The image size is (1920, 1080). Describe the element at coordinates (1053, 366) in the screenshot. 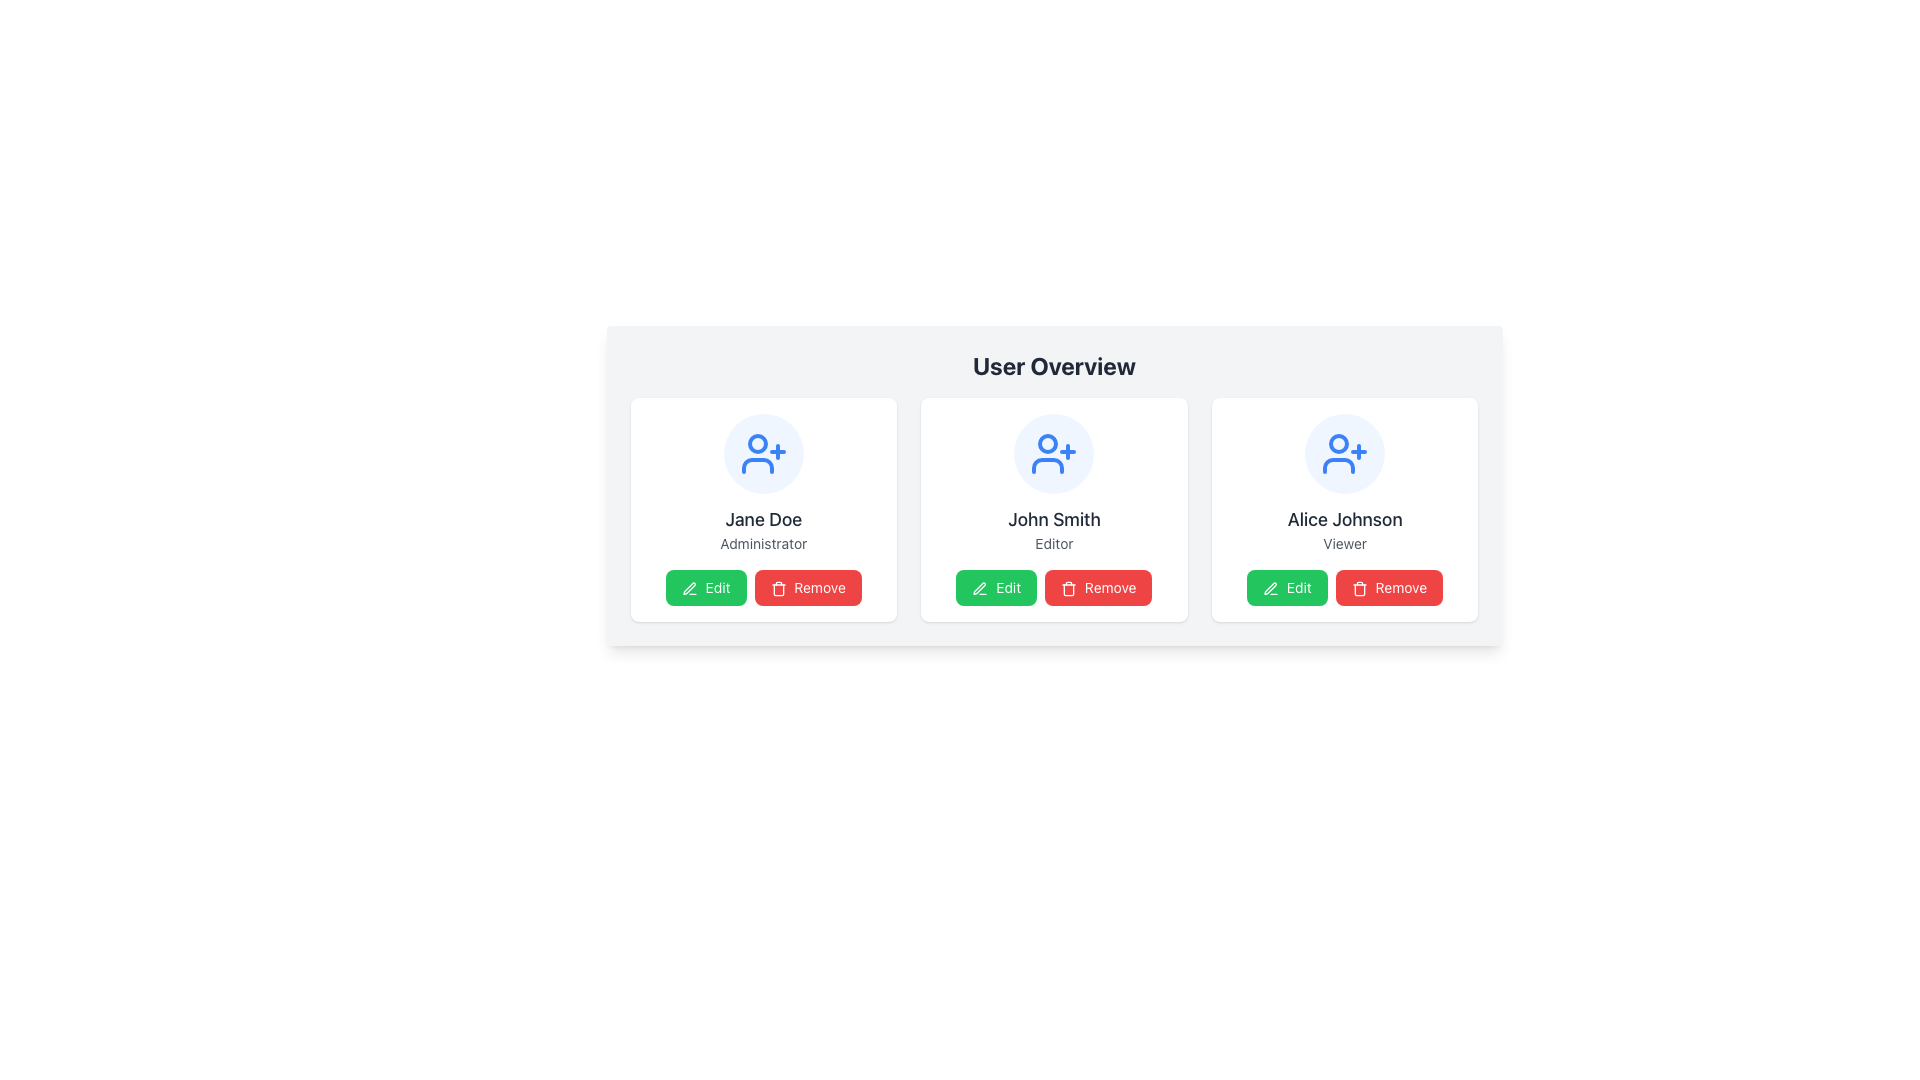

I see `the bold, large text label that reads 'User Overview', which is centered at the top of the section containing user profiles` at that location.